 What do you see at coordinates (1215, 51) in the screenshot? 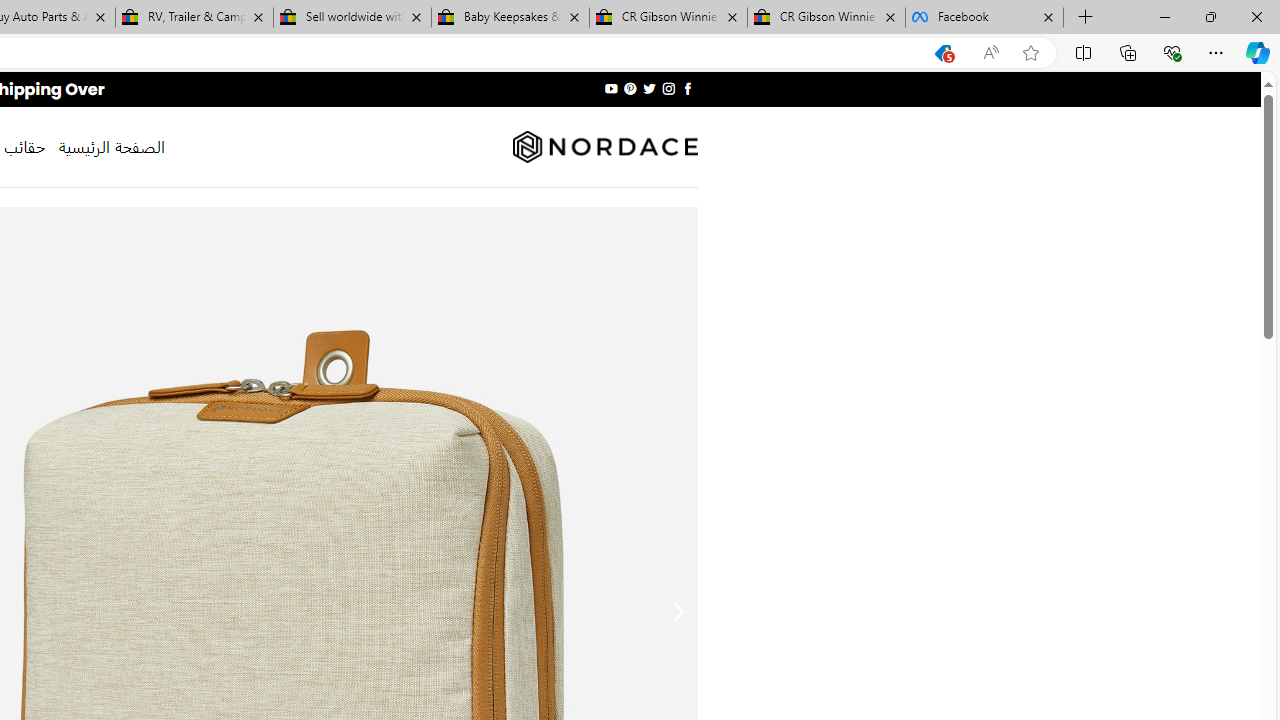
I see `'Settings and more (Alt+F)'` at bounding box center [1215, 51].